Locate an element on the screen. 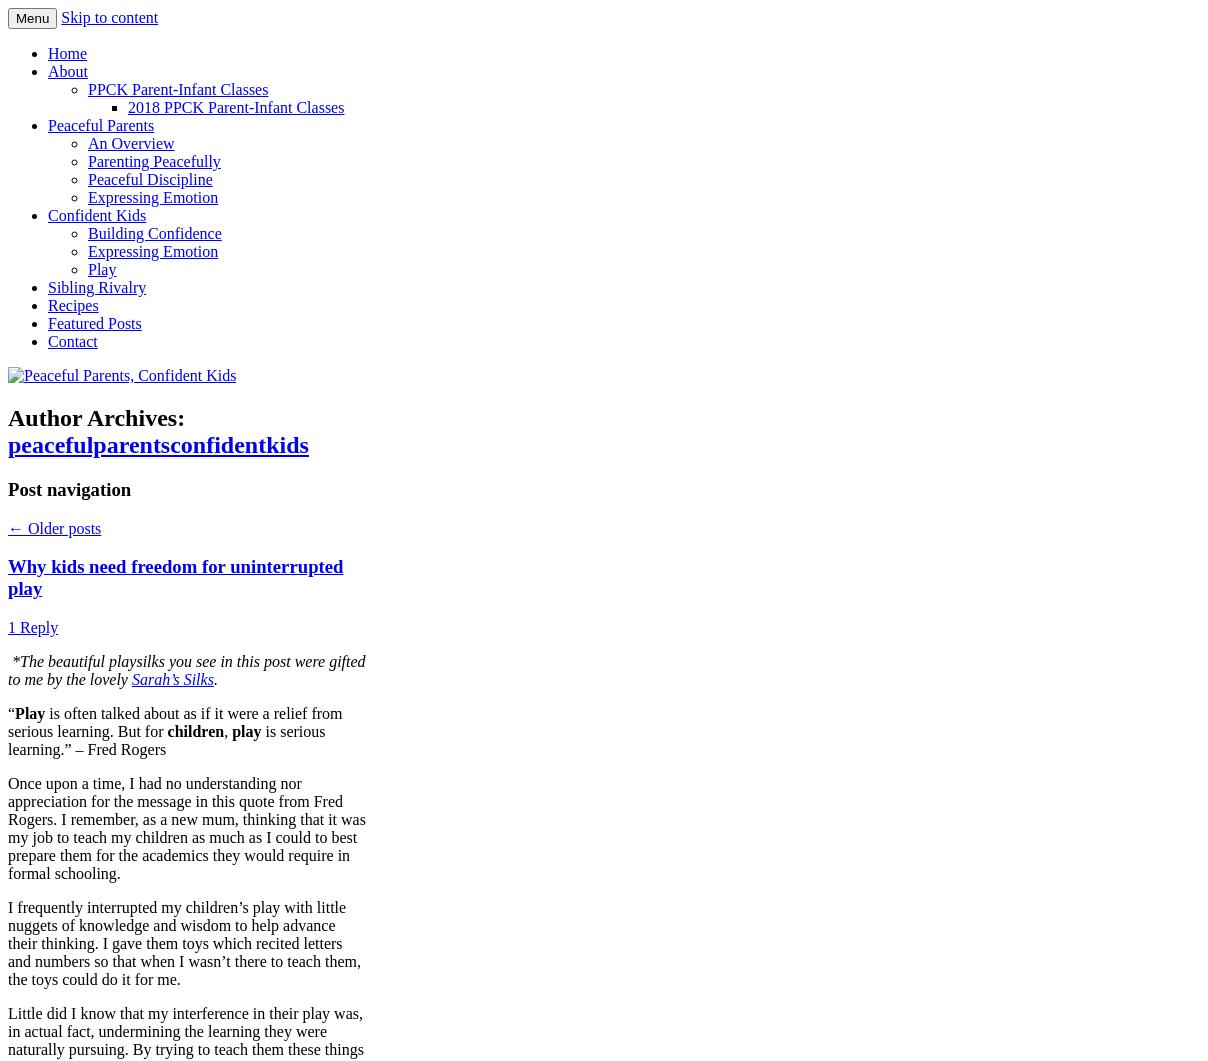 The height and width of the screenshot is (1061, 1208). 'children' is located at coordinates (195, 730).